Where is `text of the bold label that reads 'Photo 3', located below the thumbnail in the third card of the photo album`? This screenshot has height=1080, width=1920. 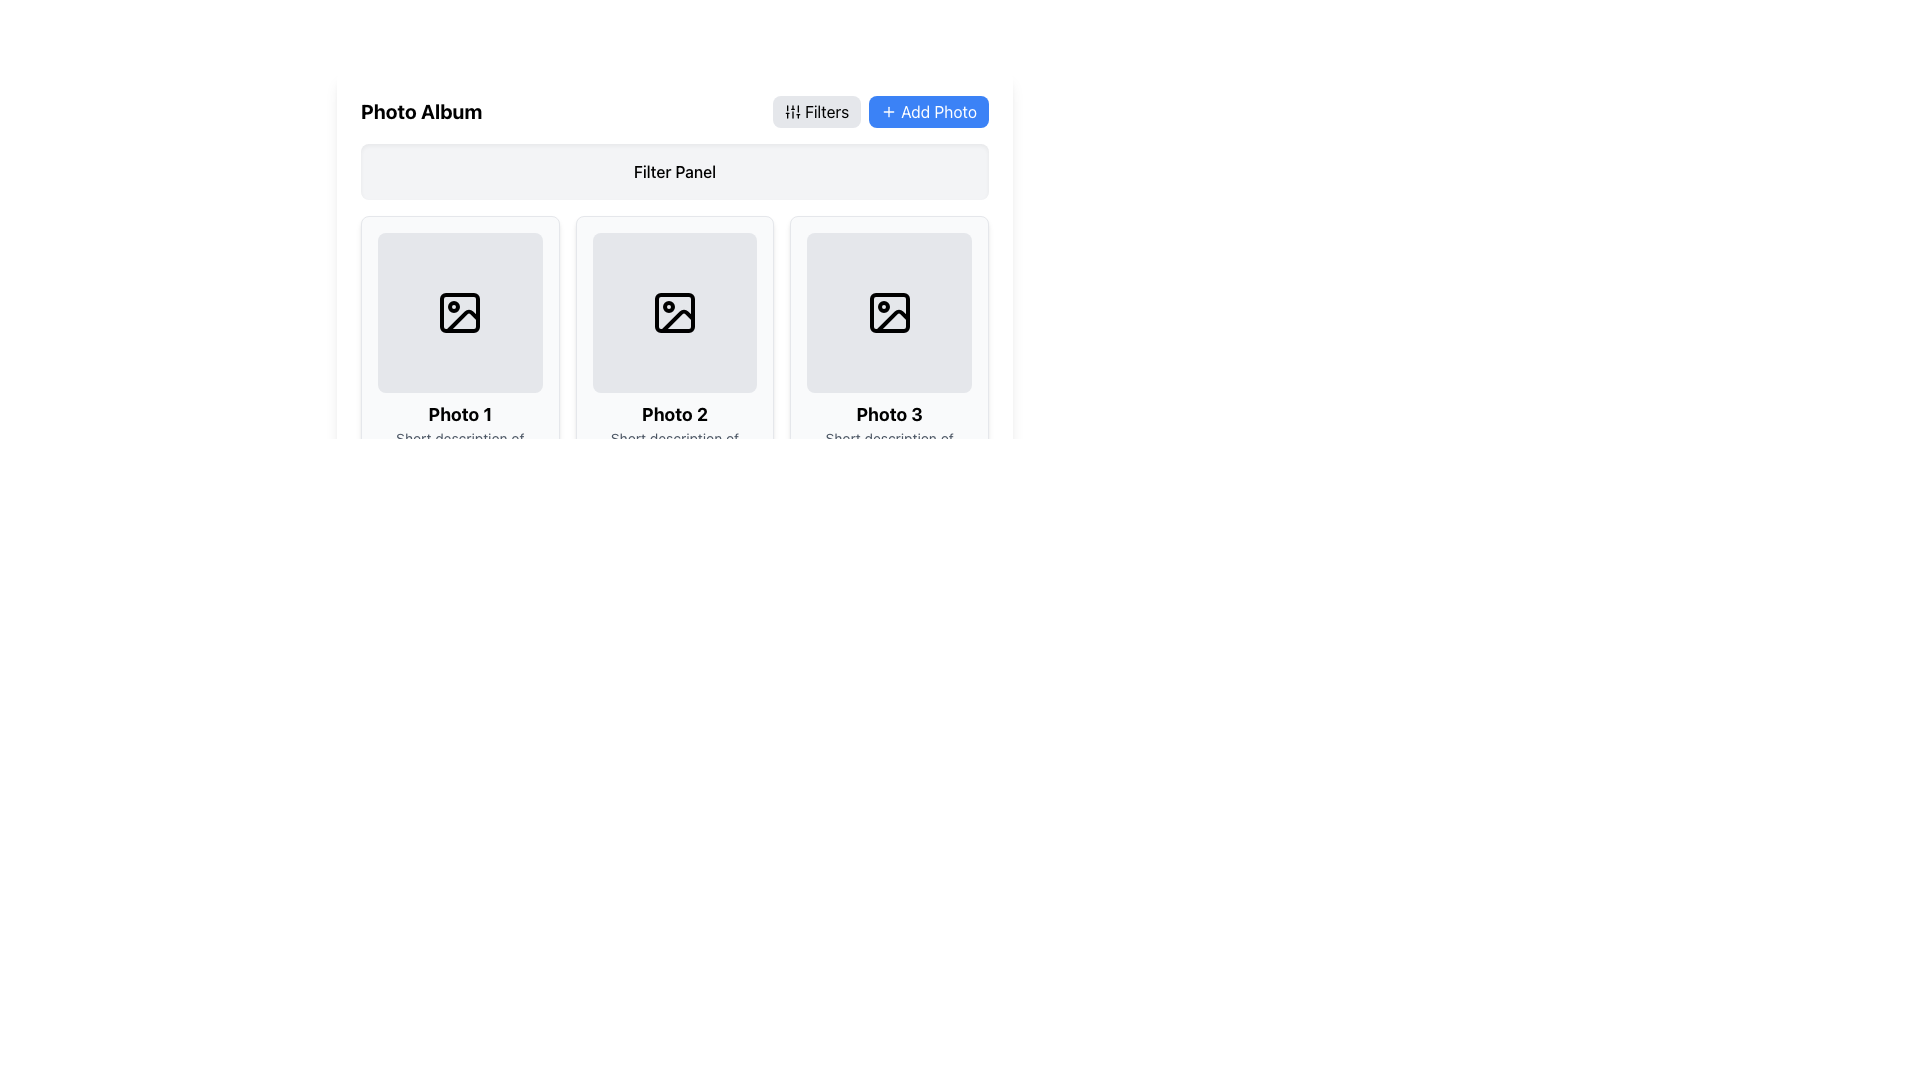 text of the bold label that reads 'Photo 3', located below the thumbnail in the third card of the photo album is located at coordinates (888, 414).